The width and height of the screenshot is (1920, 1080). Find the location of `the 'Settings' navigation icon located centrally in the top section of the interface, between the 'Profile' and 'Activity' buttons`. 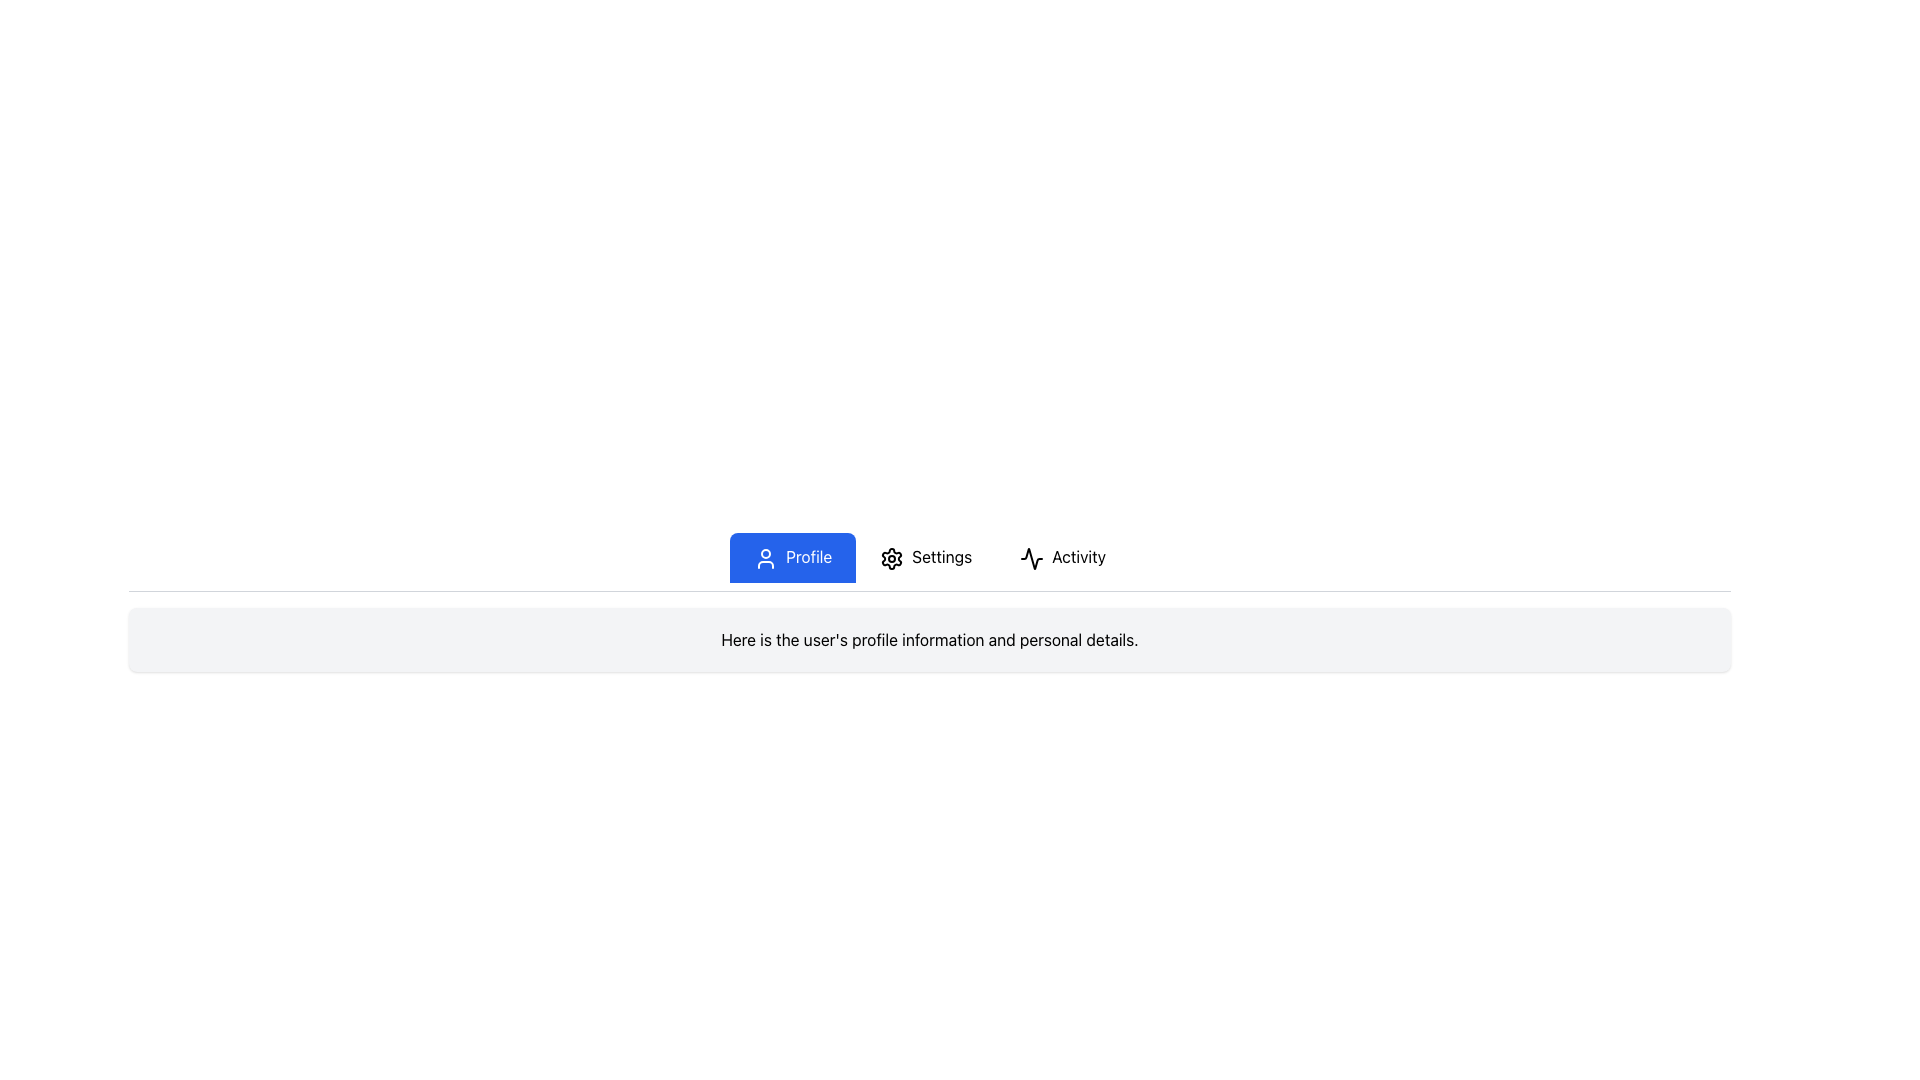

the 'Settings' navigation icon located centrally in the top section of the interface, between the 'Profile' and 'Activity' buttons is located at coordinates (891, 558).